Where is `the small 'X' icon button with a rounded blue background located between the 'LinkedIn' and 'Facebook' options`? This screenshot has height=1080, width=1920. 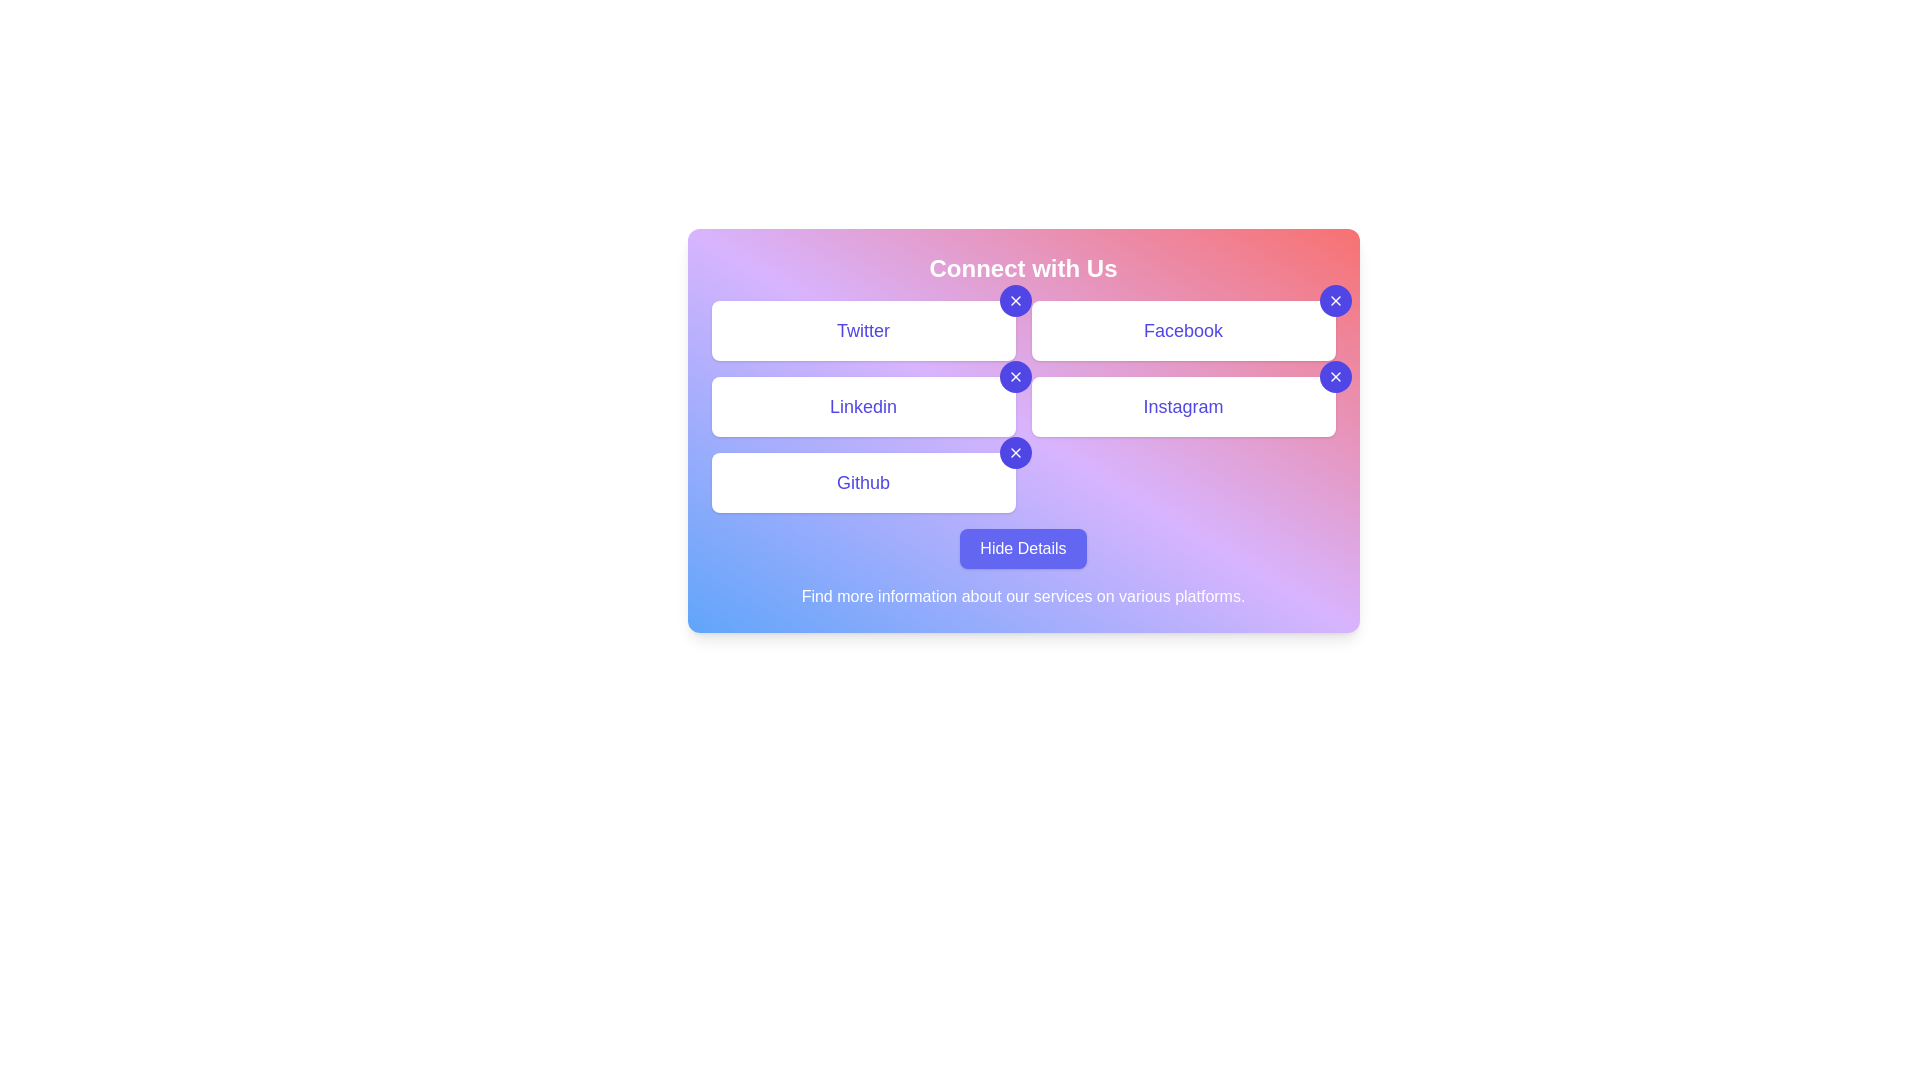
the small 'X' icon button with a rounded blue background located between the 'LinkedIn' and 'Facebook' options is located at coordinates (1015, 377).